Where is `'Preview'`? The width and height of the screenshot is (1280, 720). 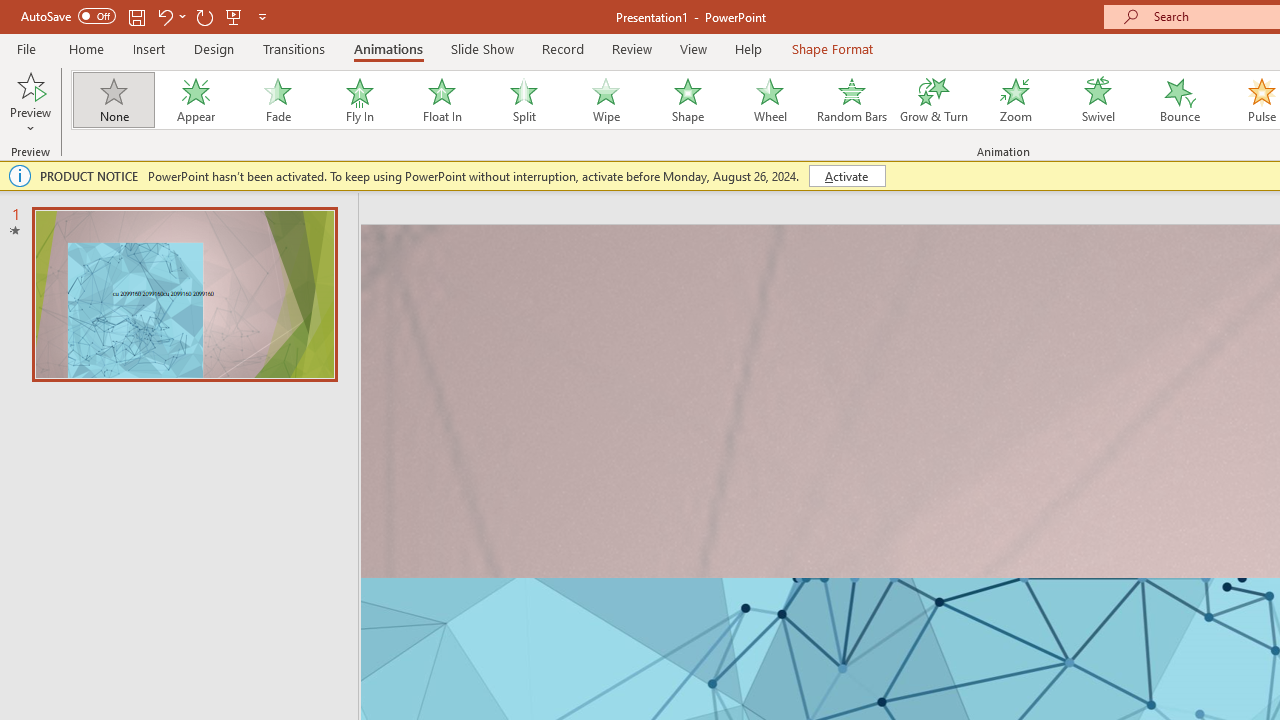
'Preview' is located at coordinates (30, 84).